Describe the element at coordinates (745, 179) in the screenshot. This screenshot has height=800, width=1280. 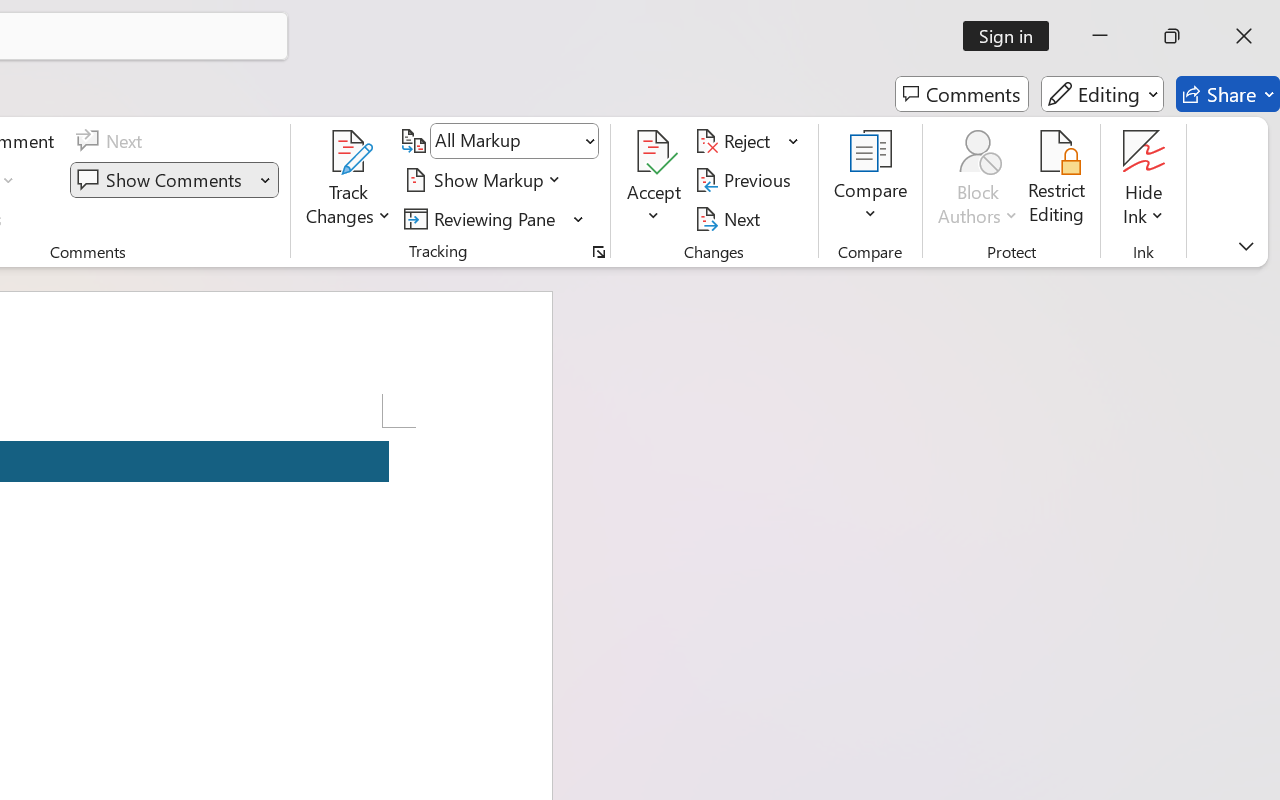
I see `'Previous'` at that location.